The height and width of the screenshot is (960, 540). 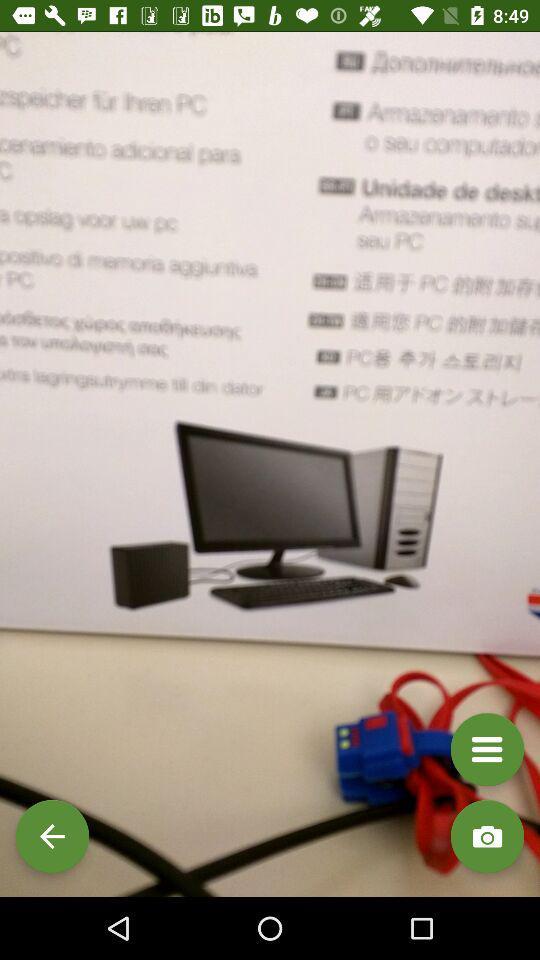 I want to click on the arrow_backward icon, so click(x=52, y=836).